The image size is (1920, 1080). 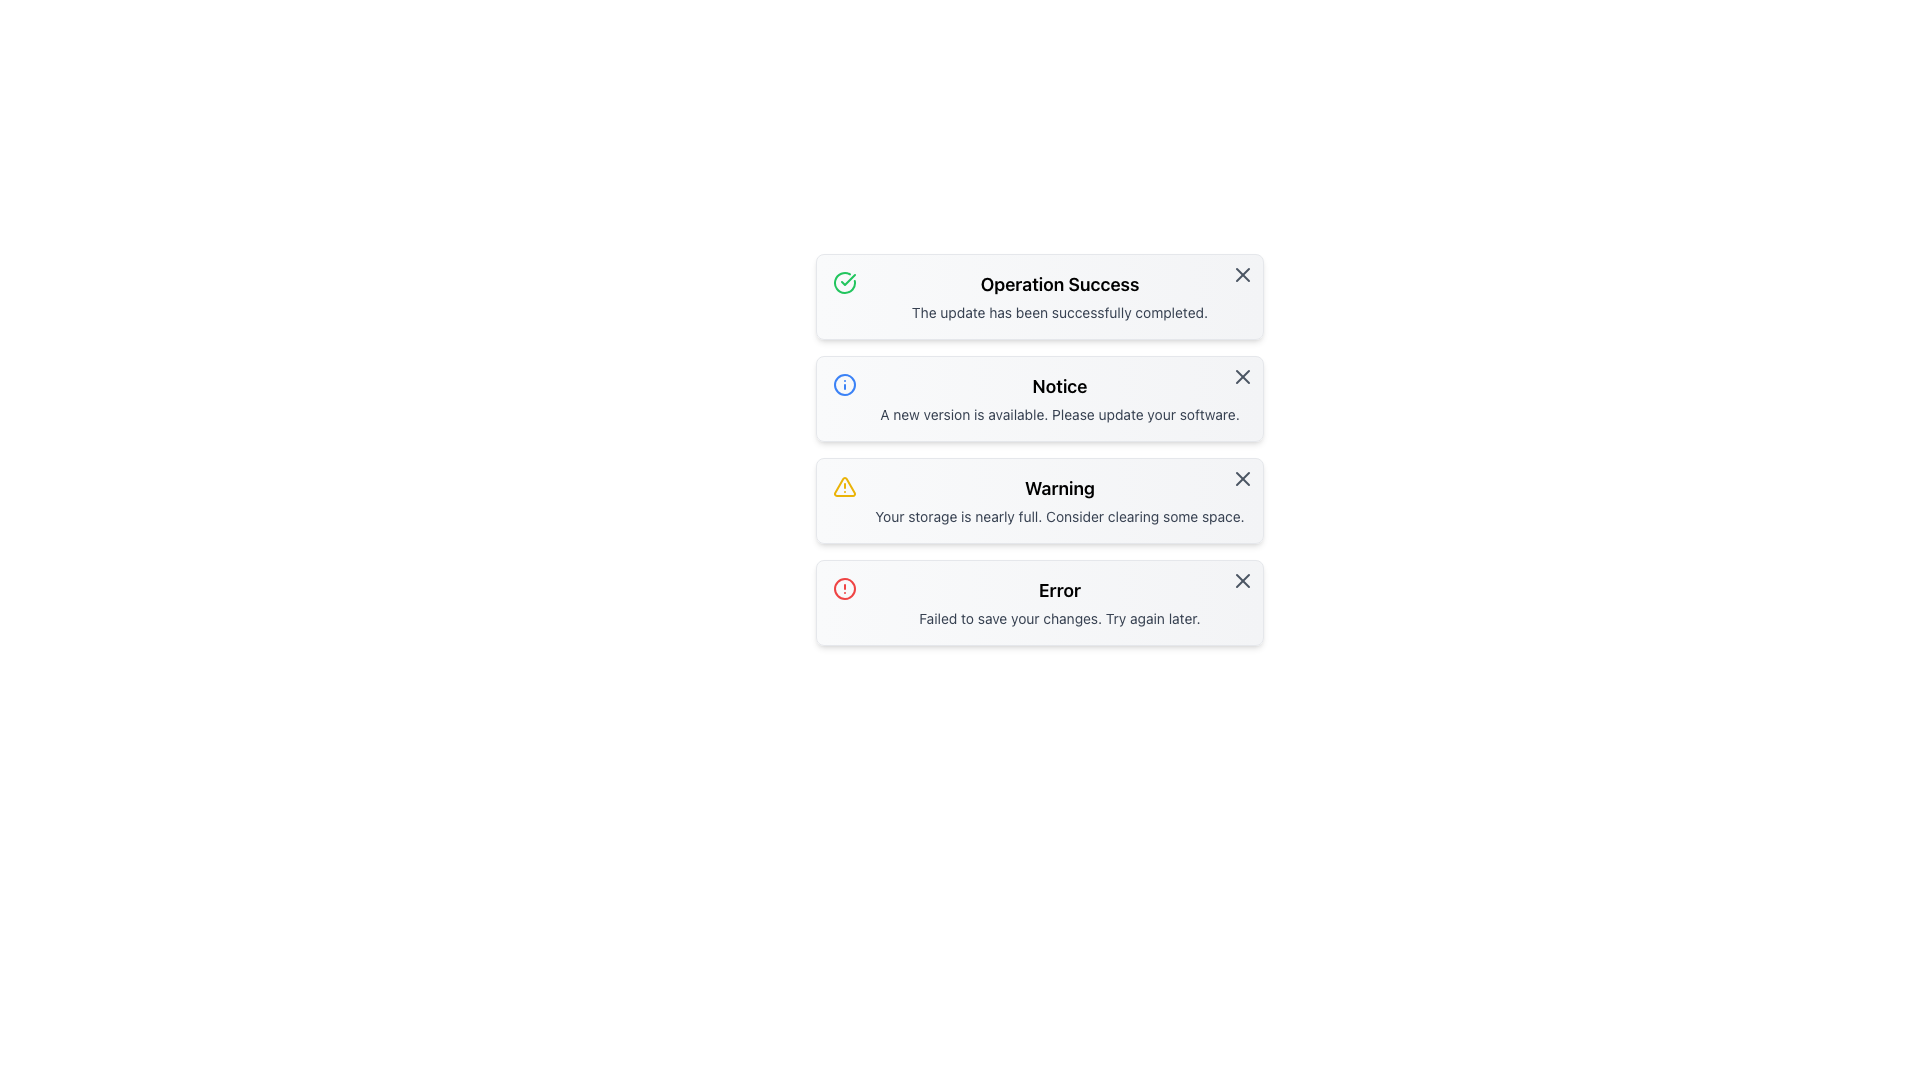 What do you see at coordinates (1242, 377) in the screenshot?
I see `the close button represented by a vector graphic in the top-right corner of the notice dialog` at bounding box center [1242, 377].